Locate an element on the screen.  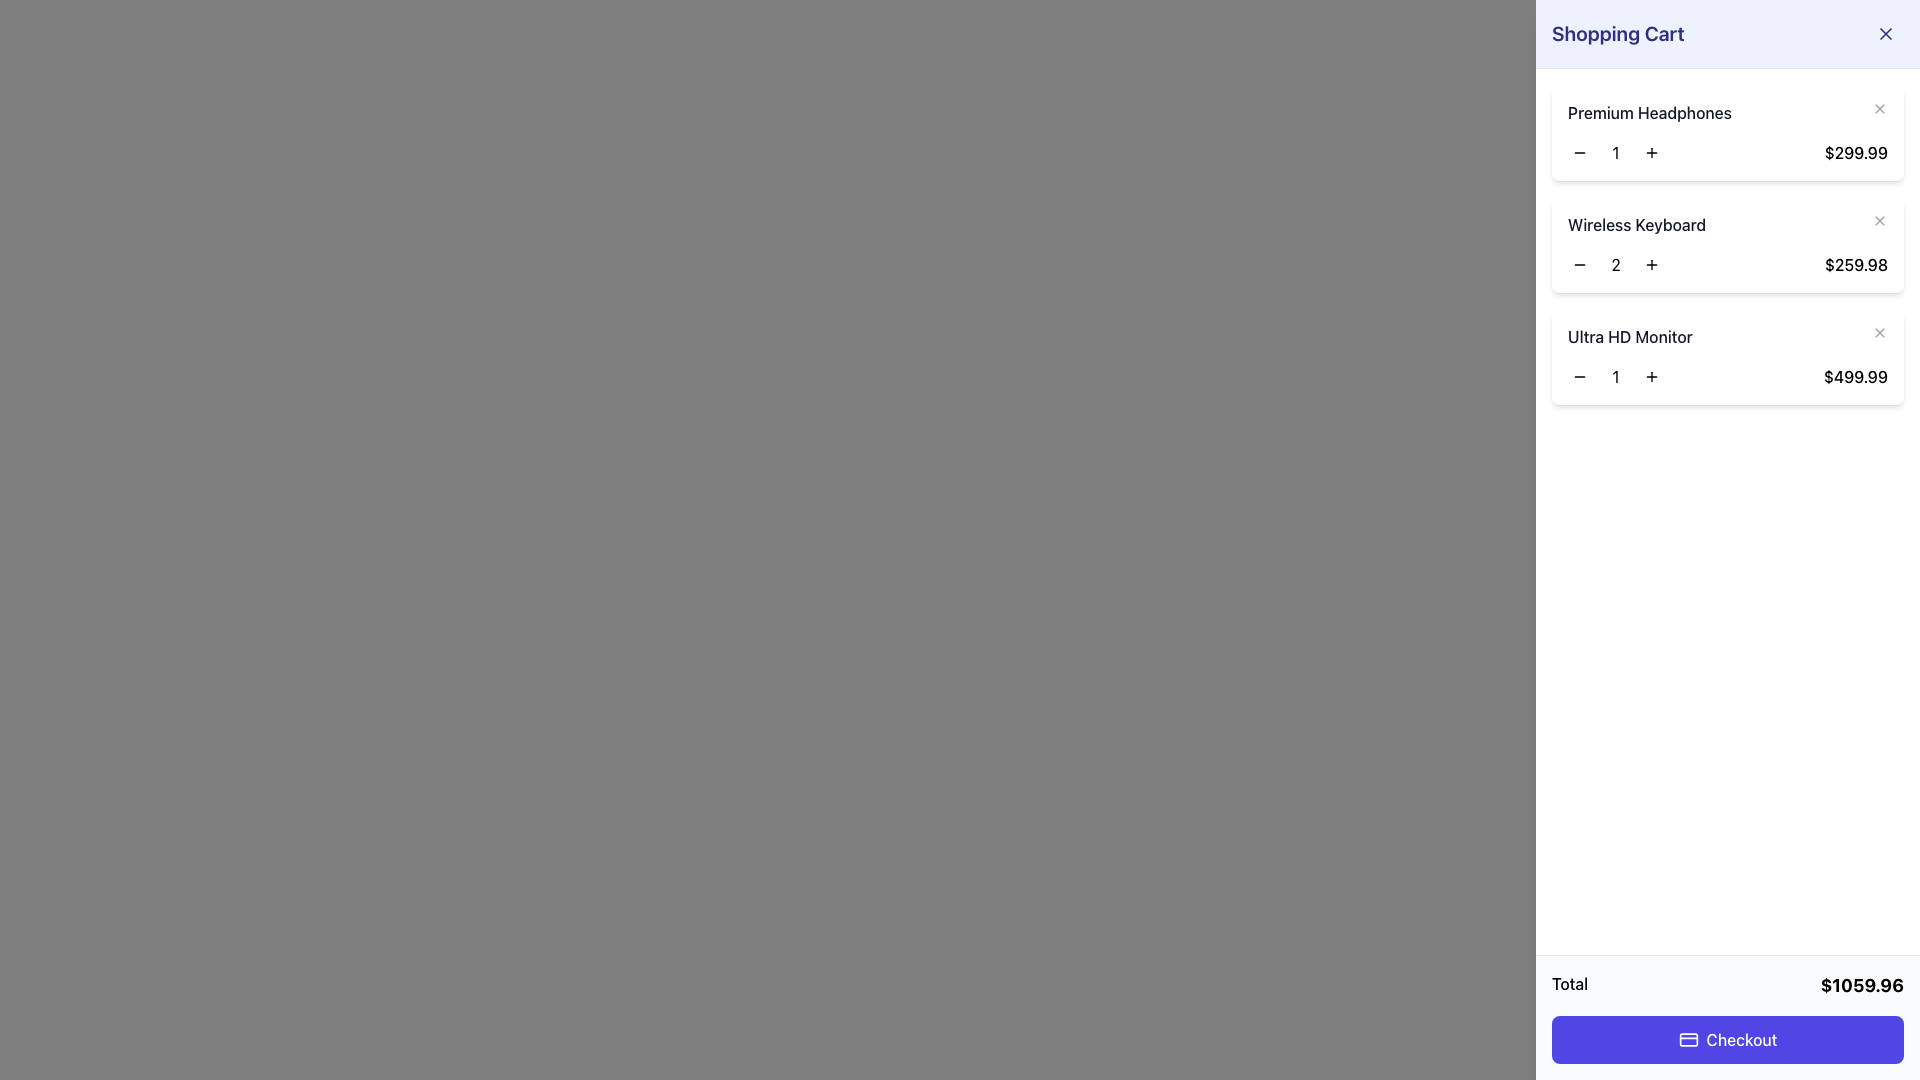
the increment button for increasing the quantity of the Ultra HD Monitor item, located at the bottom right of the cart content is located at coordinates (1651, 377).